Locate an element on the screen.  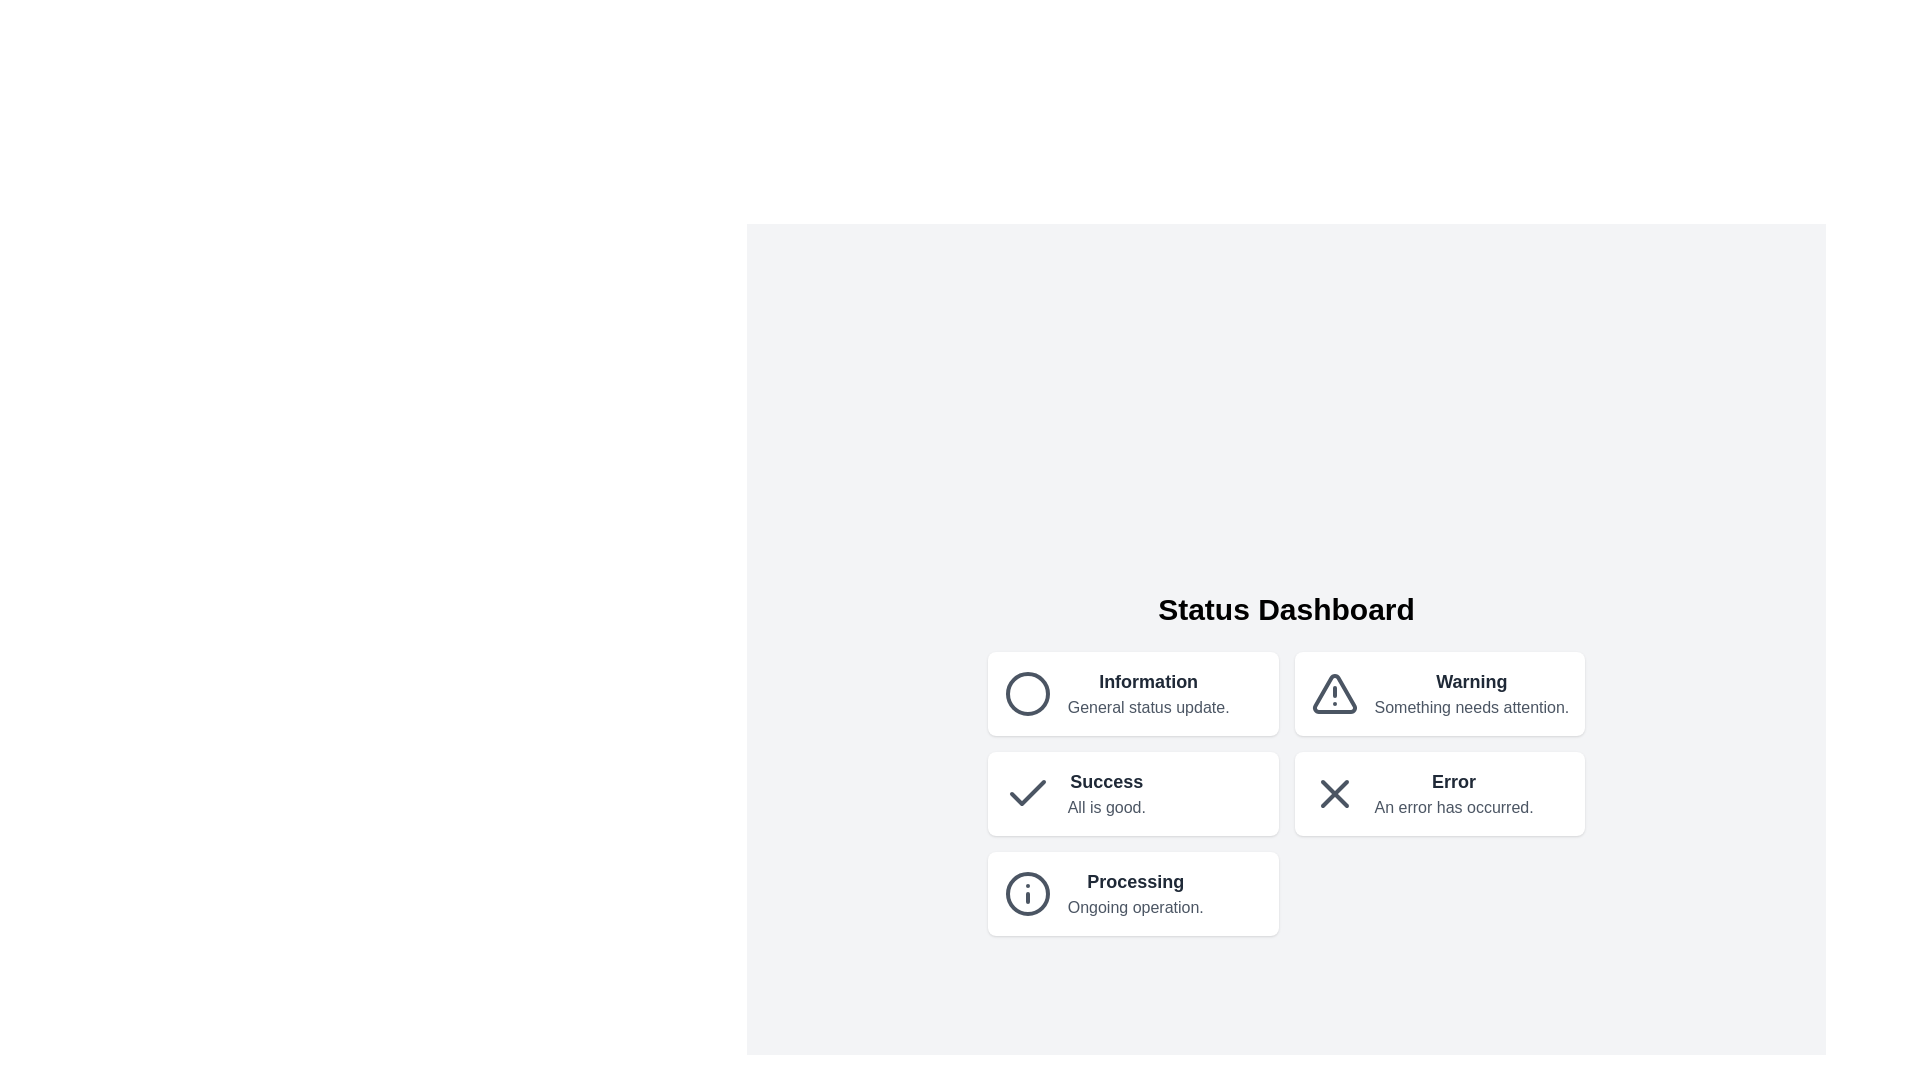
the status indicator text component labeled 'Processing' that provides updates on an ongoing operation is located at coordinates (1135, 893).